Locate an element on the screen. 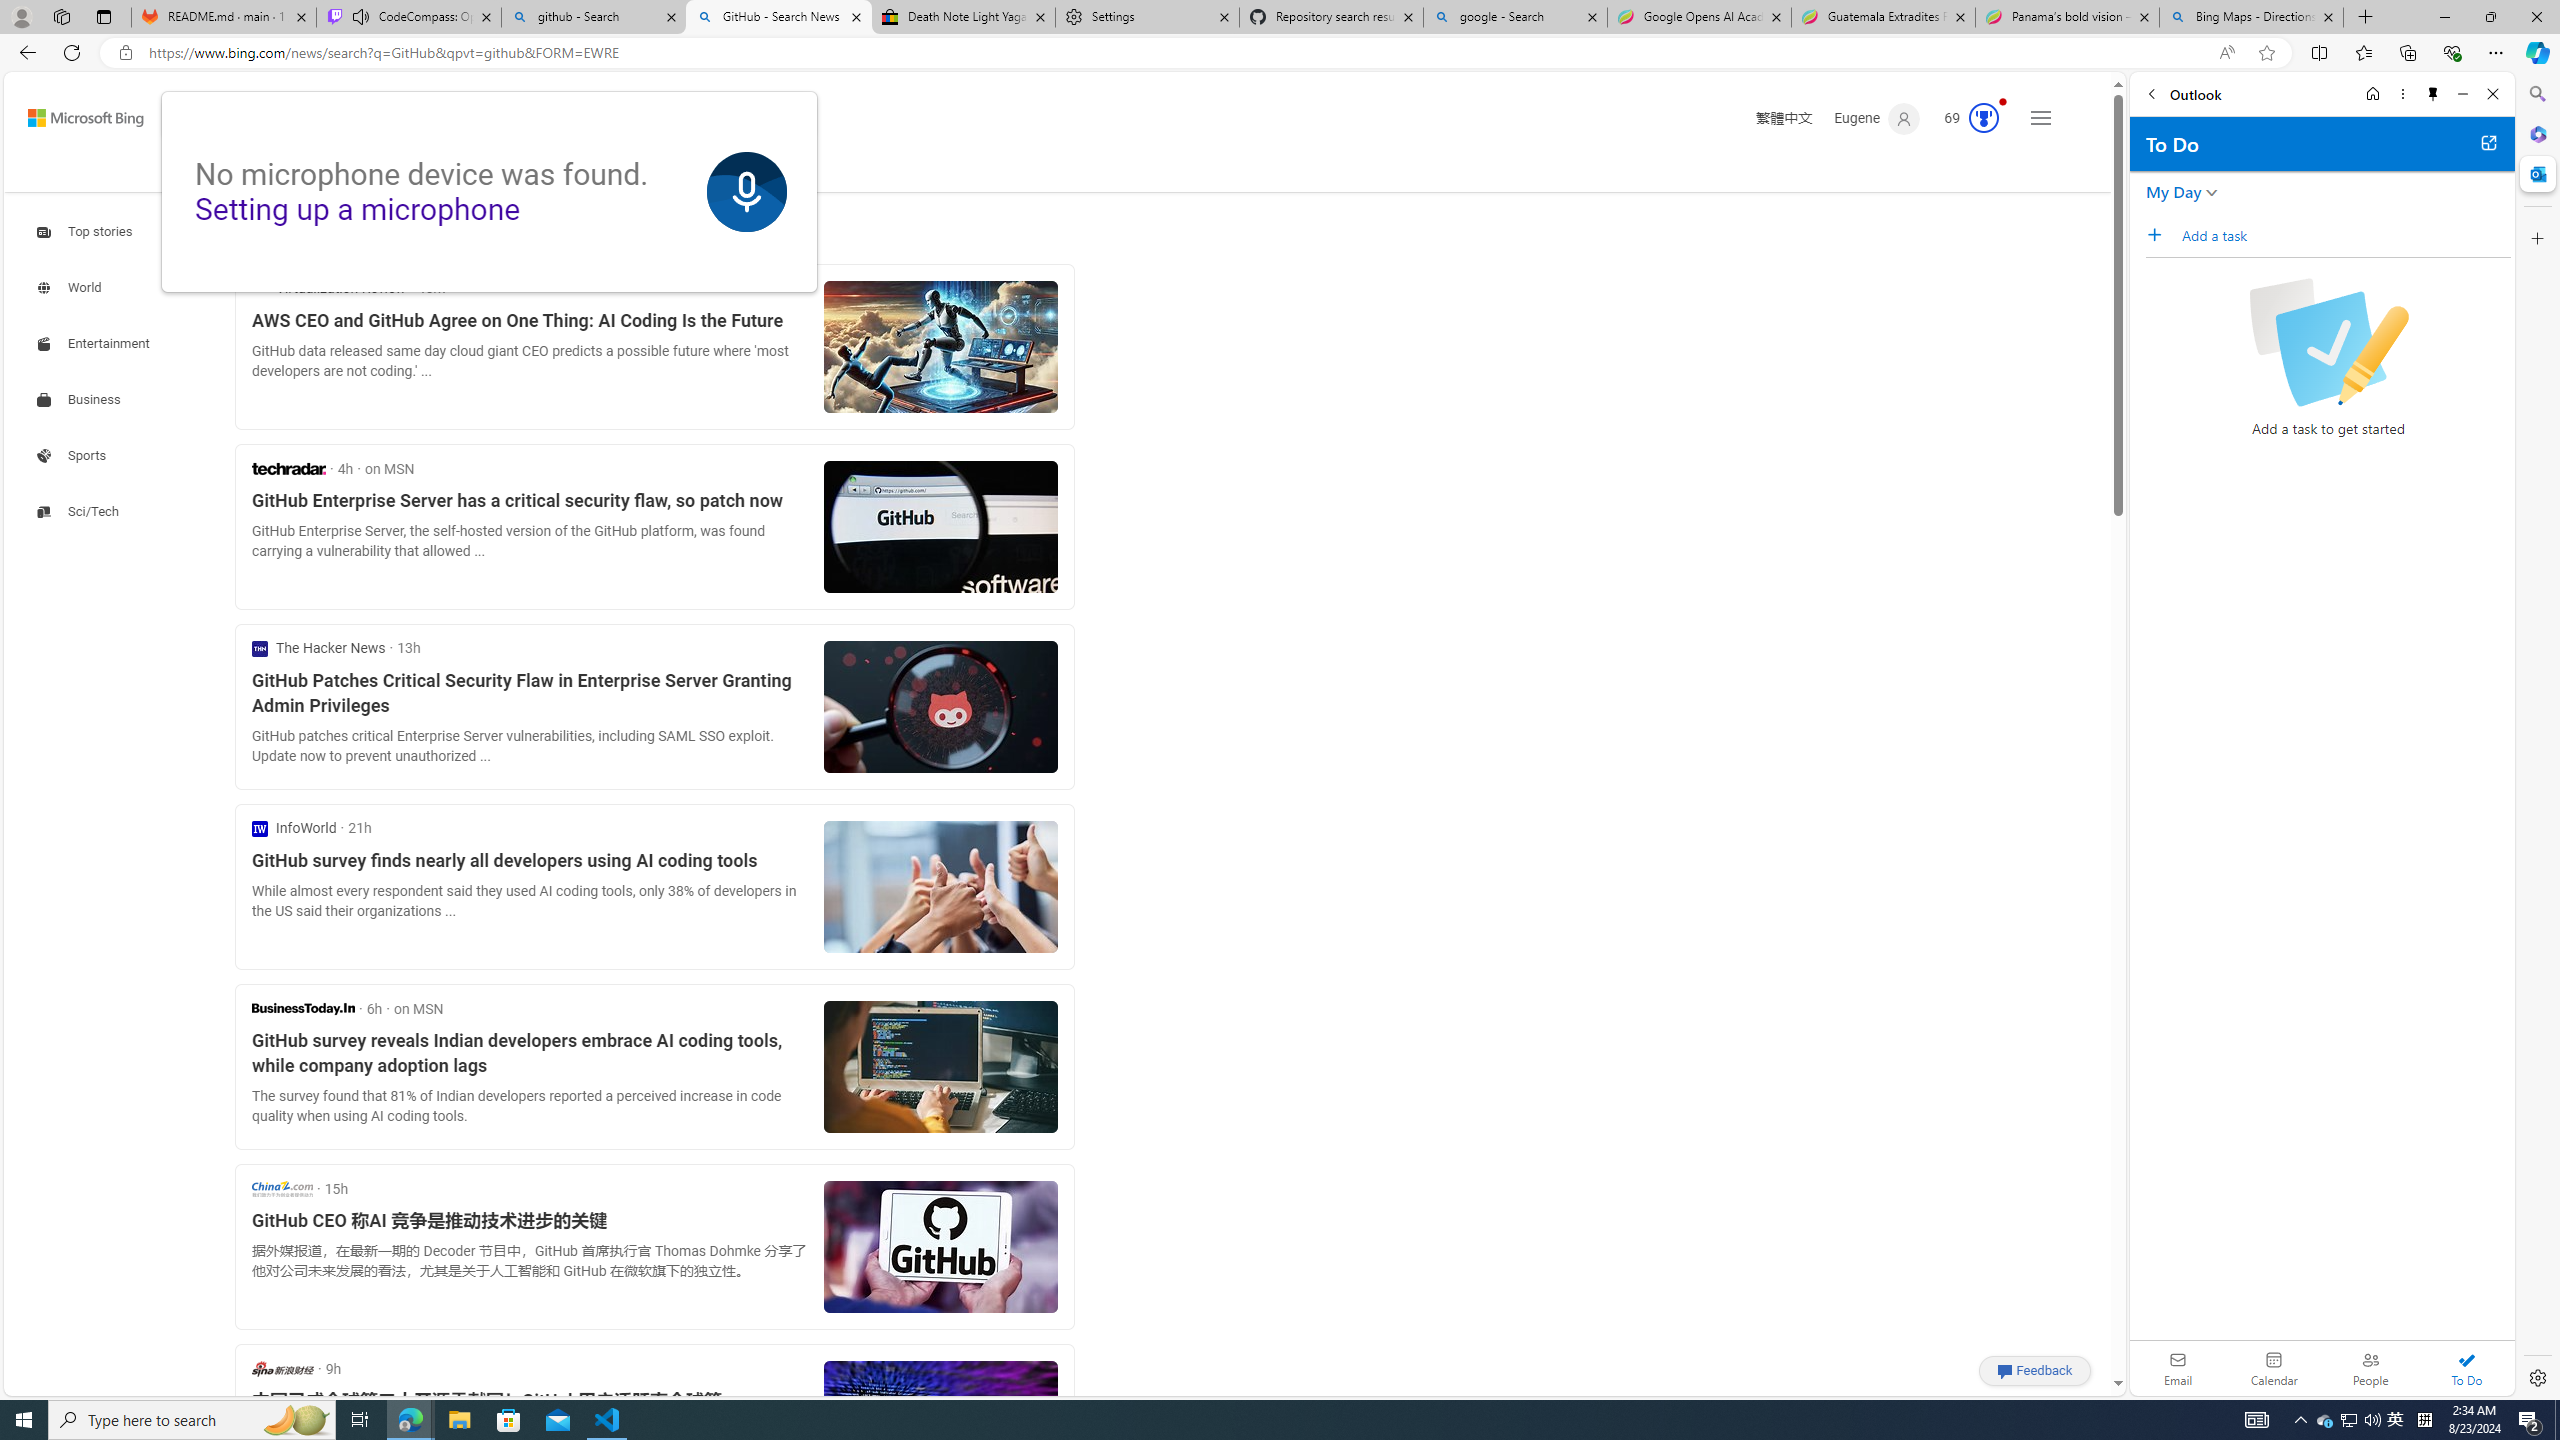 Image resolution: width=2560 pixels, height=1440 pixels. 'Open in new tab' is located at coordinates (2487, 141).